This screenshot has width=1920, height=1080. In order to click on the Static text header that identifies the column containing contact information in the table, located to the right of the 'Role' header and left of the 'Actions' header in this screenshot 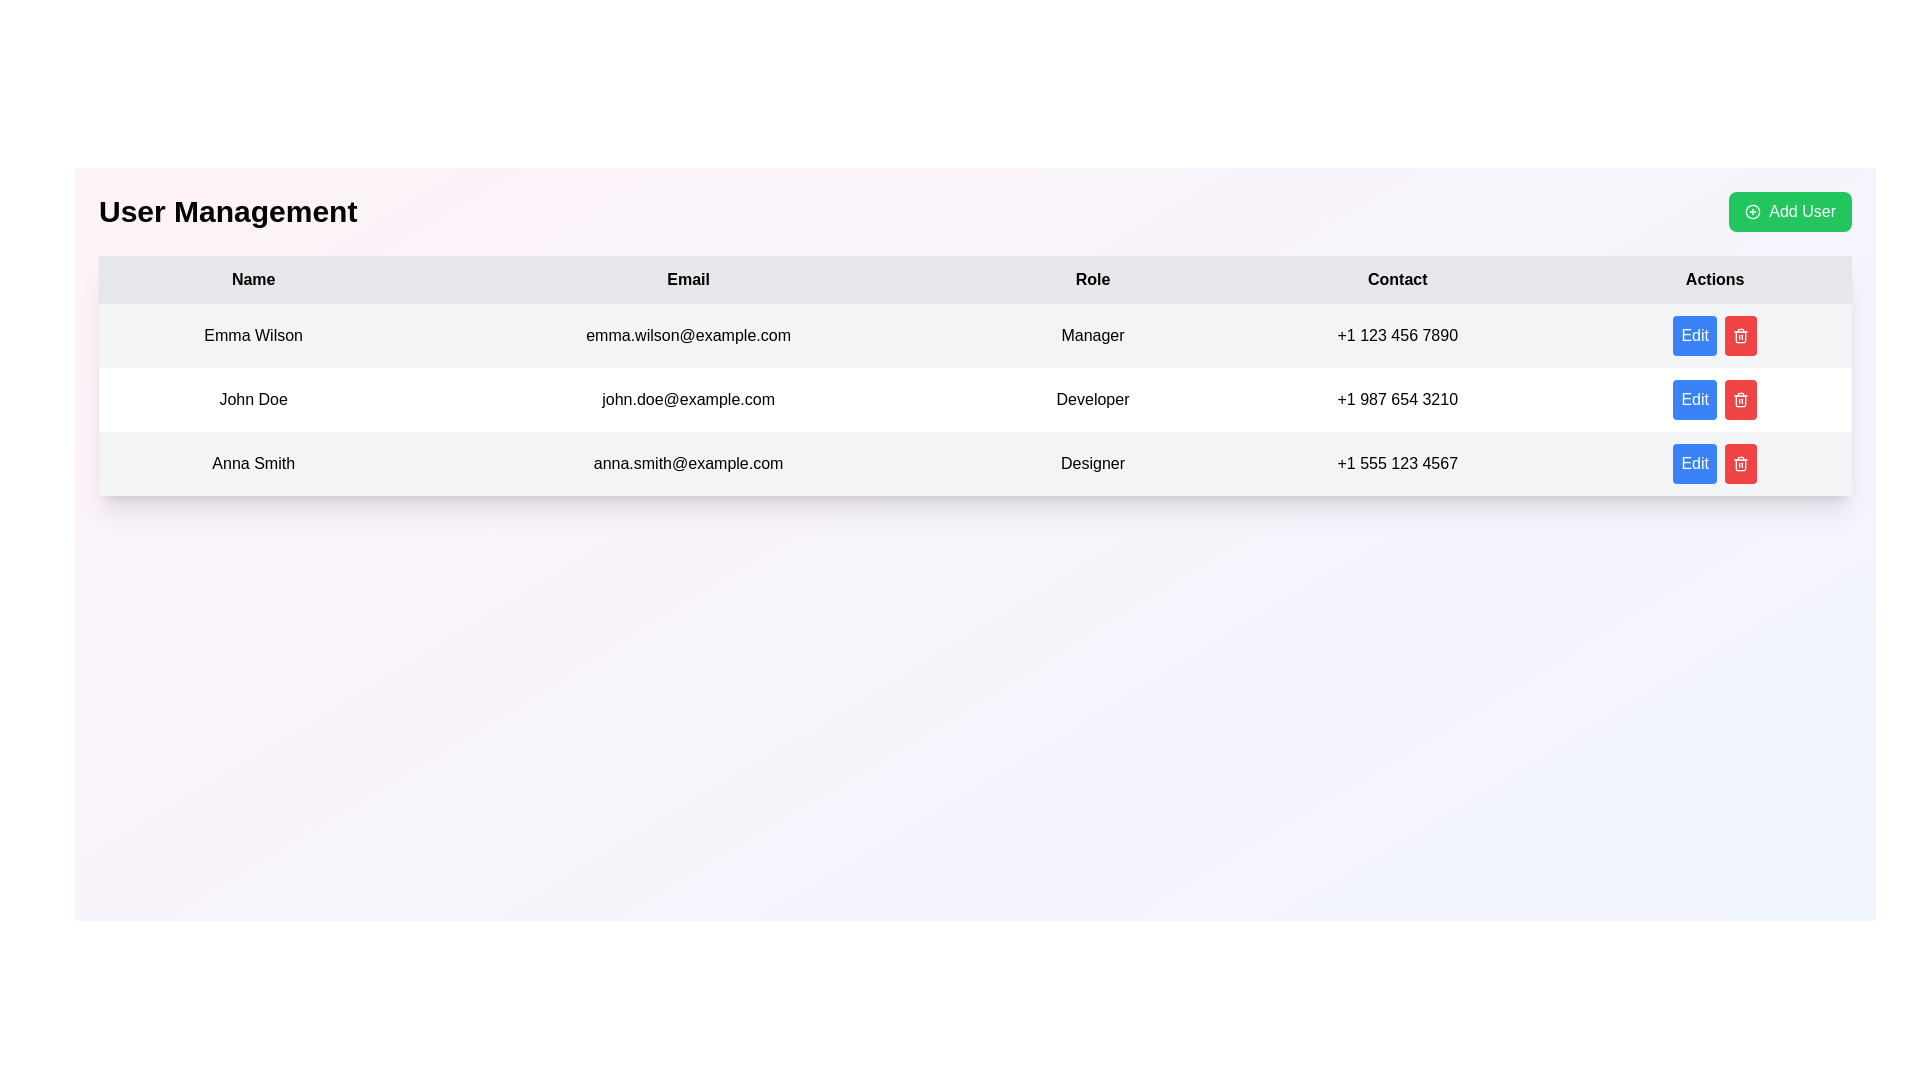, I will do `click(1396, 280)`.